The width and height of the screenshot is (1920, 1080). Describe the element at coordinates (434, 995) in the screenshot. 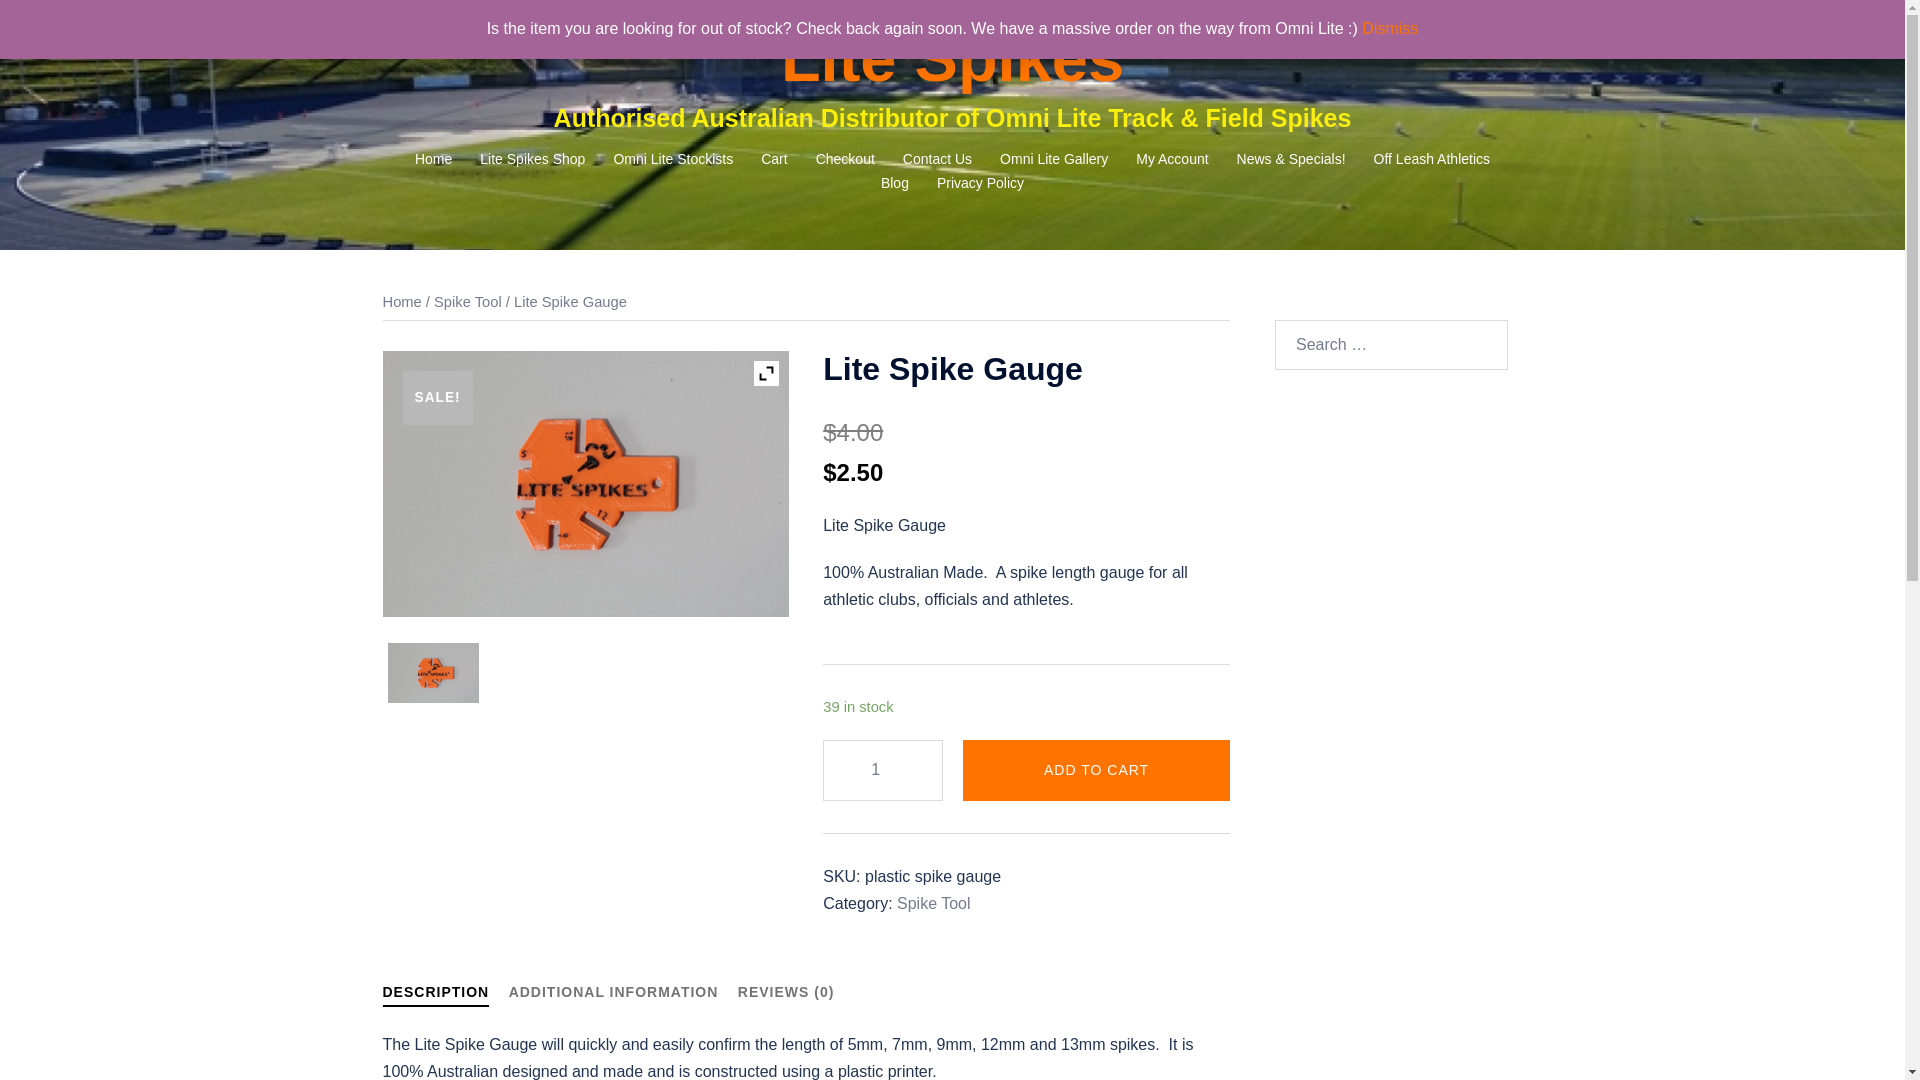

I see `'DESCRIPTION'` at that location.